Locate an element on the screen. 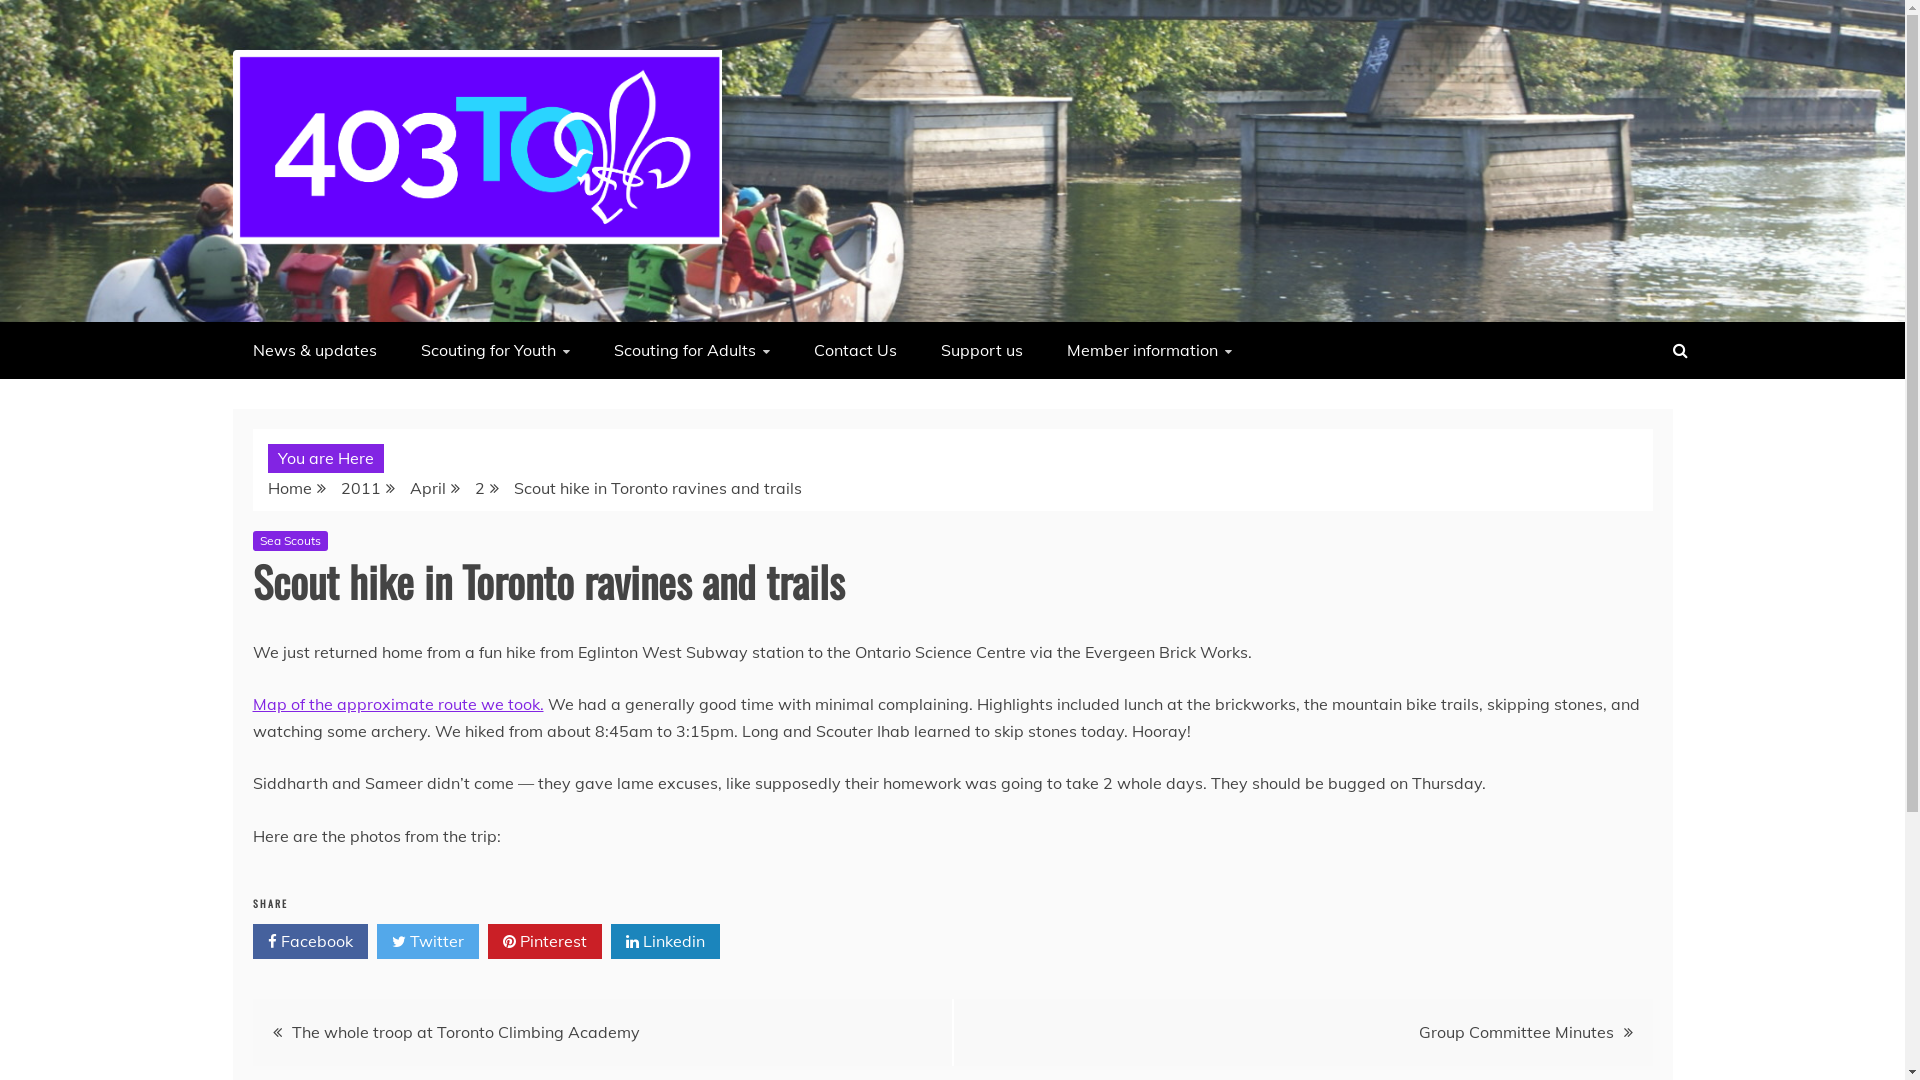 The height and width of the screenshot is (1080, 1920). 'Facebook' is located at coordinates (308, 941).